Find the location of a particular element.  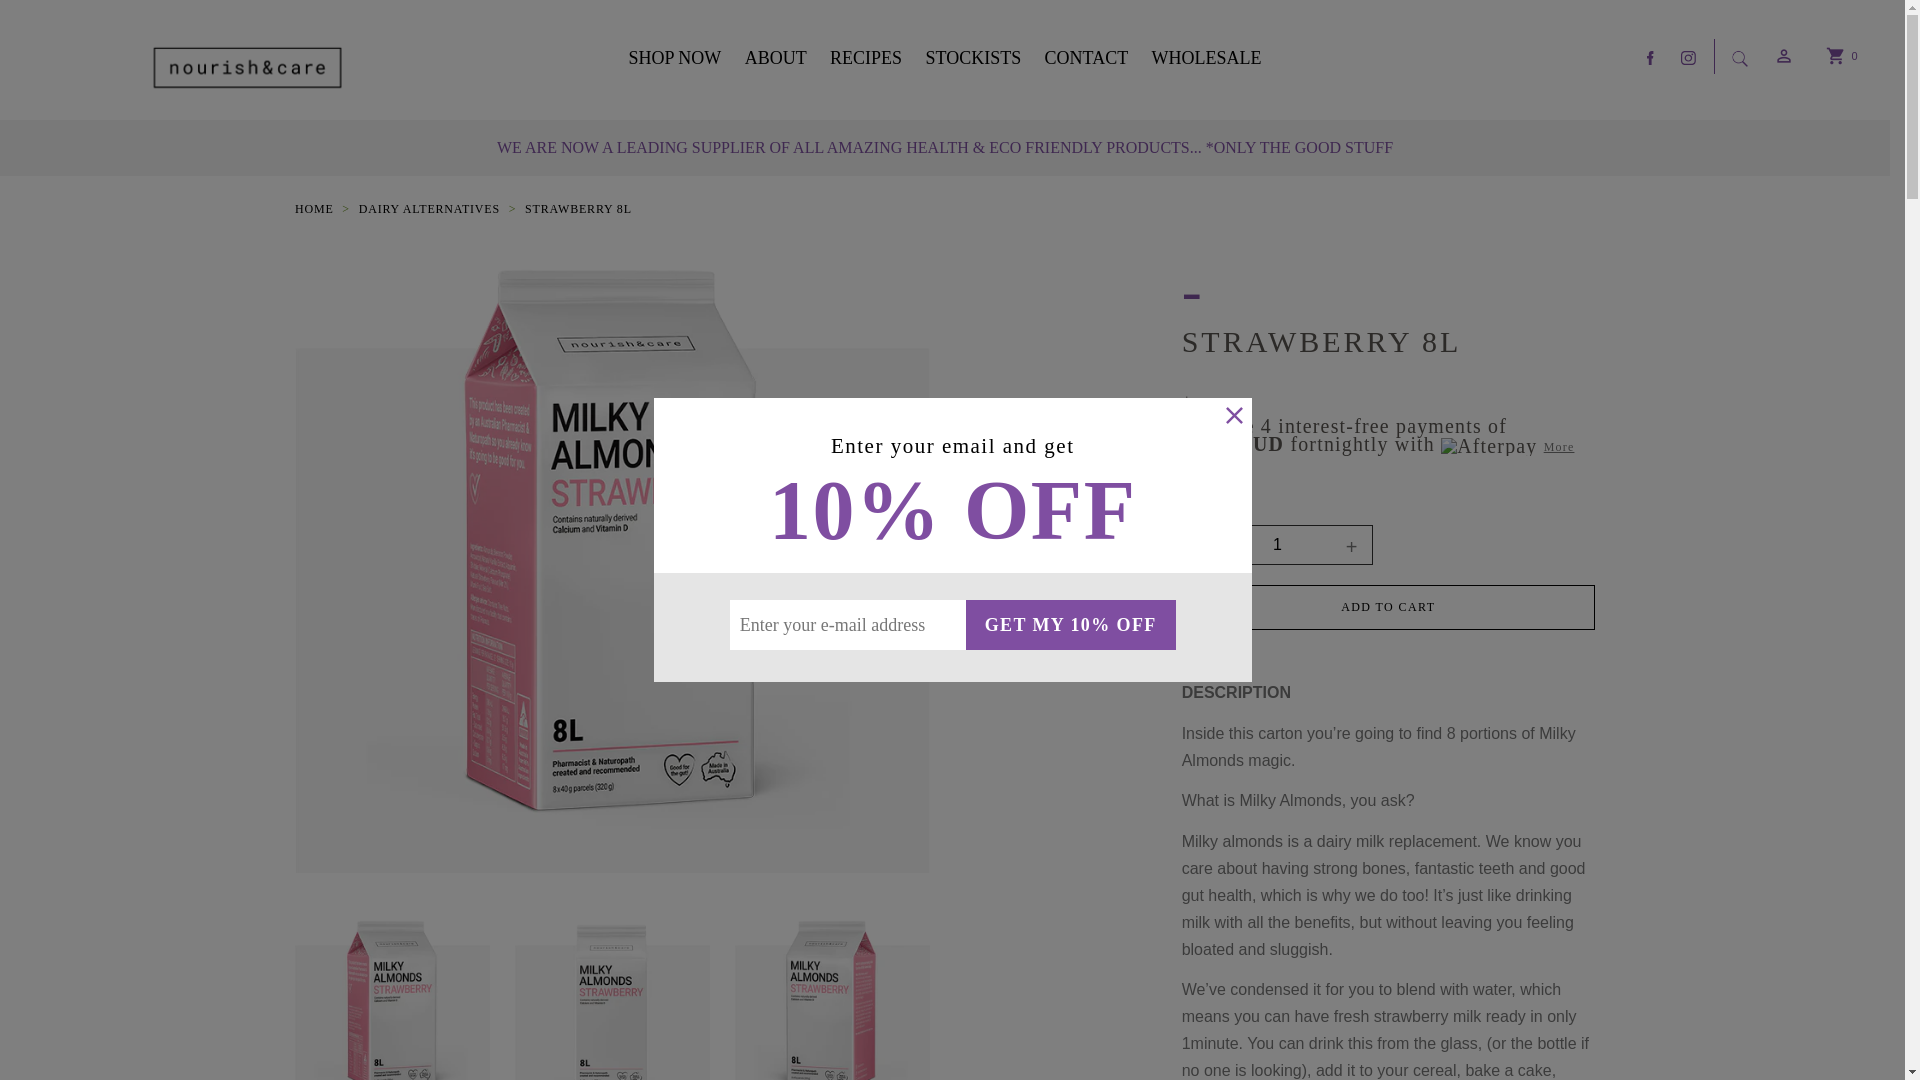

'0' is located at coordinates (1836, 59).